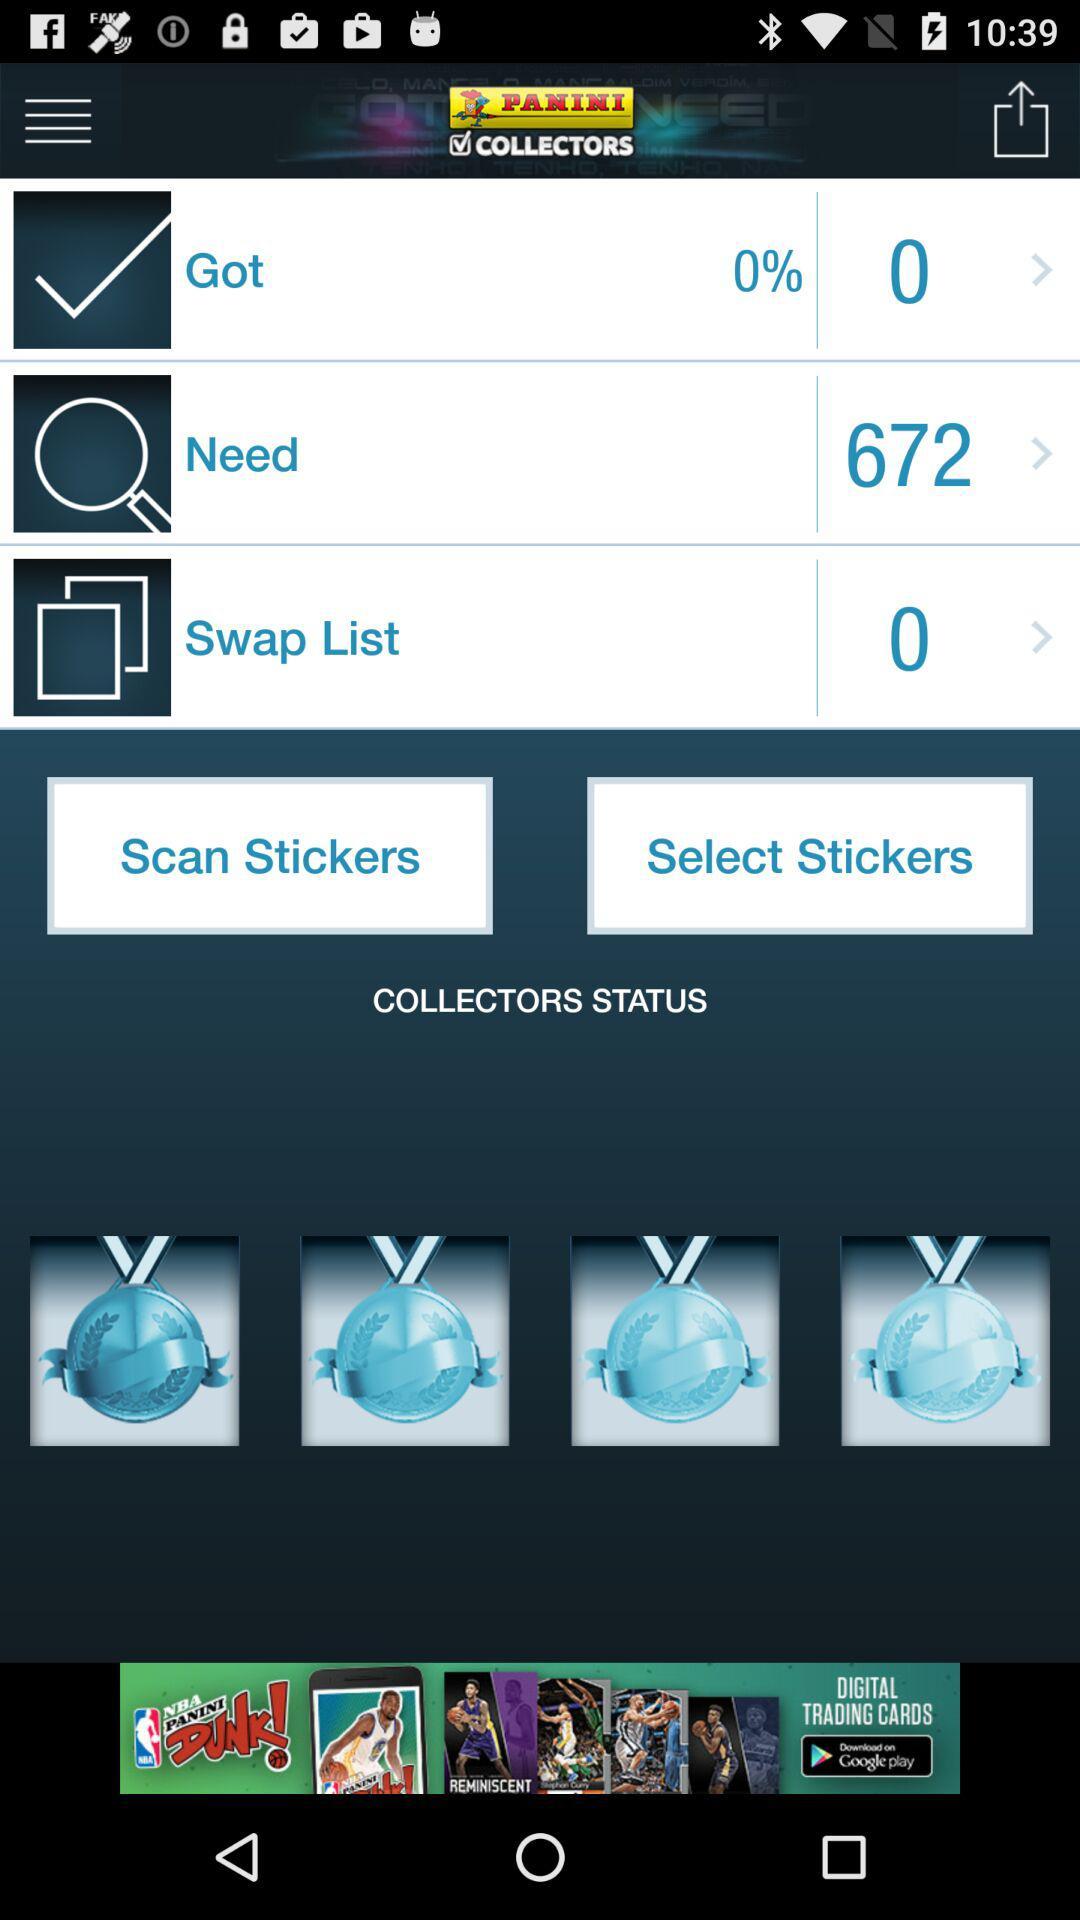 This screenshot has width=1080, height=1920. I want to click on the icon on the right, so click(810, 855).